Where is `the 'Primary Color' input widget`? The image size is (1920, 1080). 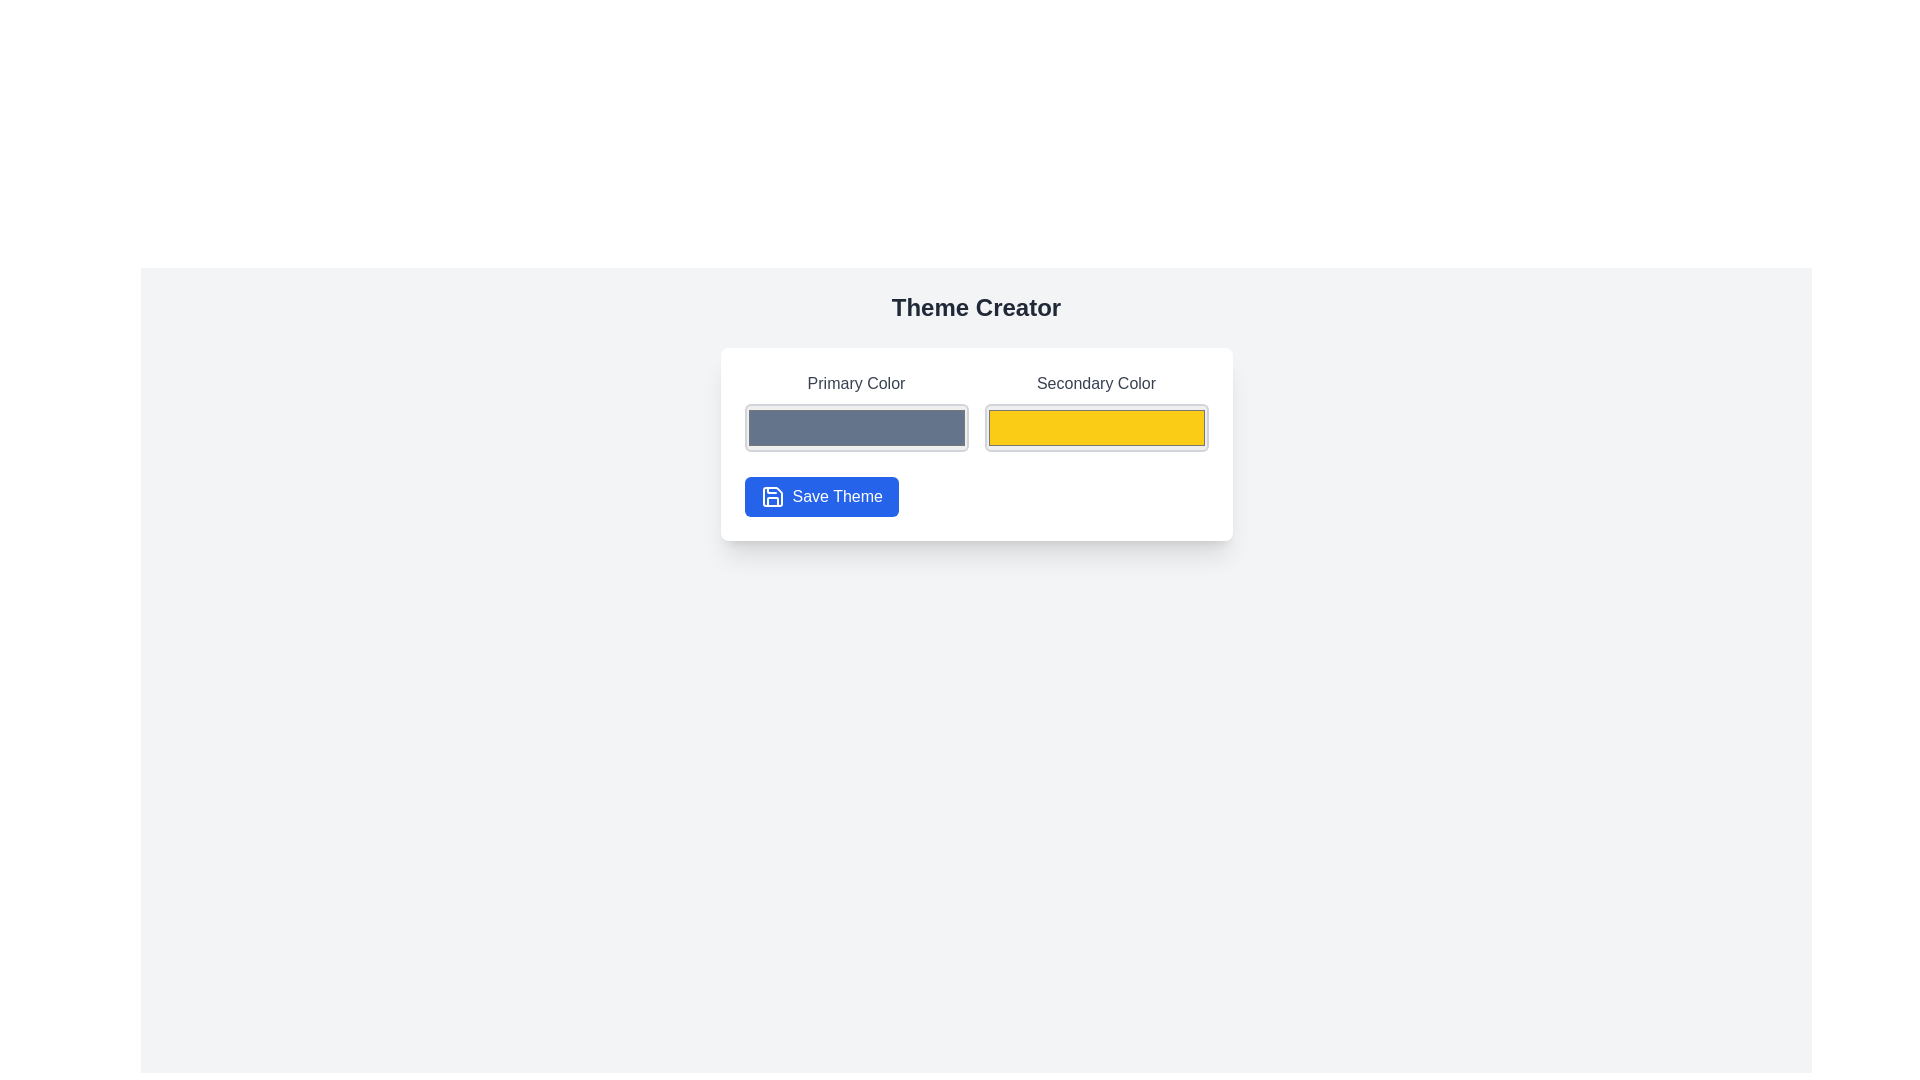 the 'Primary Color' input widget is located at coordinates (856, 411).